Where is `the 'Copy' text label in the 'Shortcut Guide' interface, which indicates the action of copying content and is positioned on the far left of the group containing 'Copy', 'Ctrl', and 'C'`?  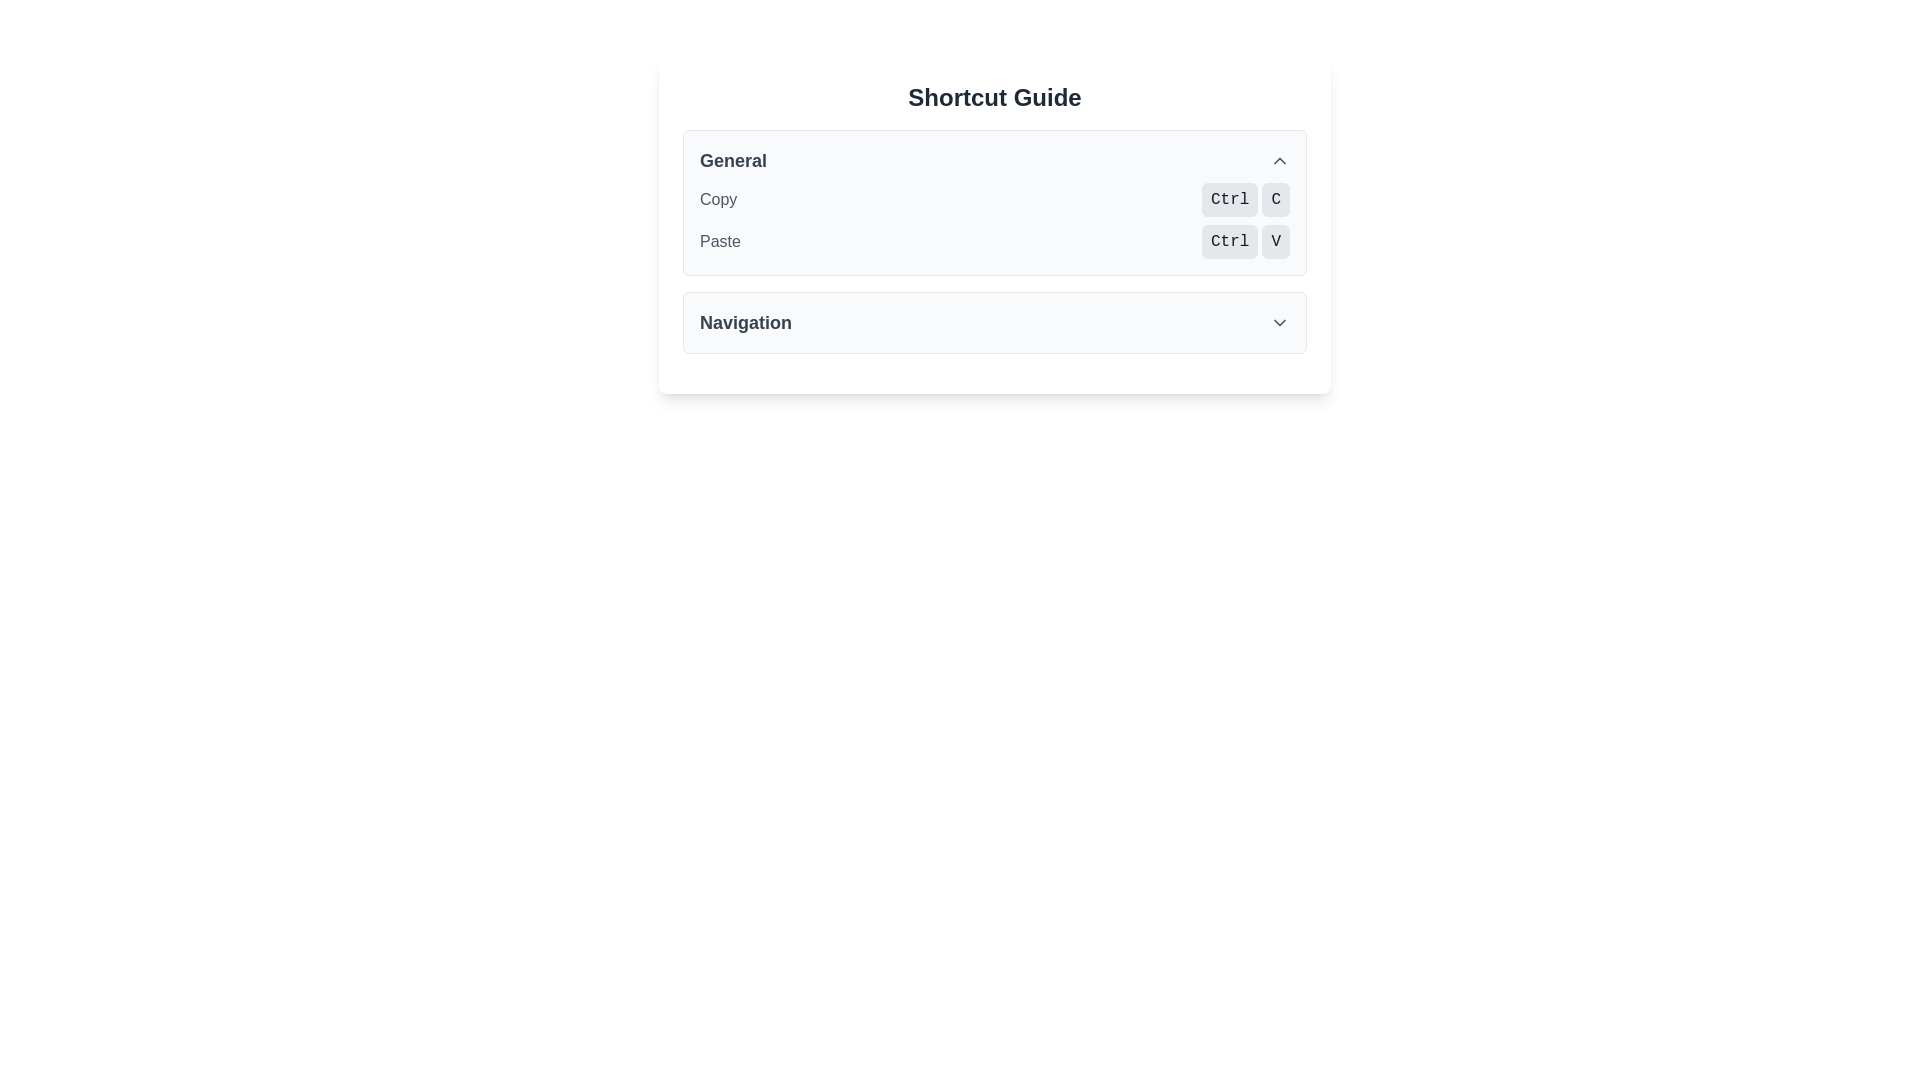 the 'Copy' text label in the 'Shortcut Guide' interface, which indicates the action of copying content and is positioned on the far left of the group containing 'Copy', 'Ctrl', and 'C' is located at coordinates (718, 200).